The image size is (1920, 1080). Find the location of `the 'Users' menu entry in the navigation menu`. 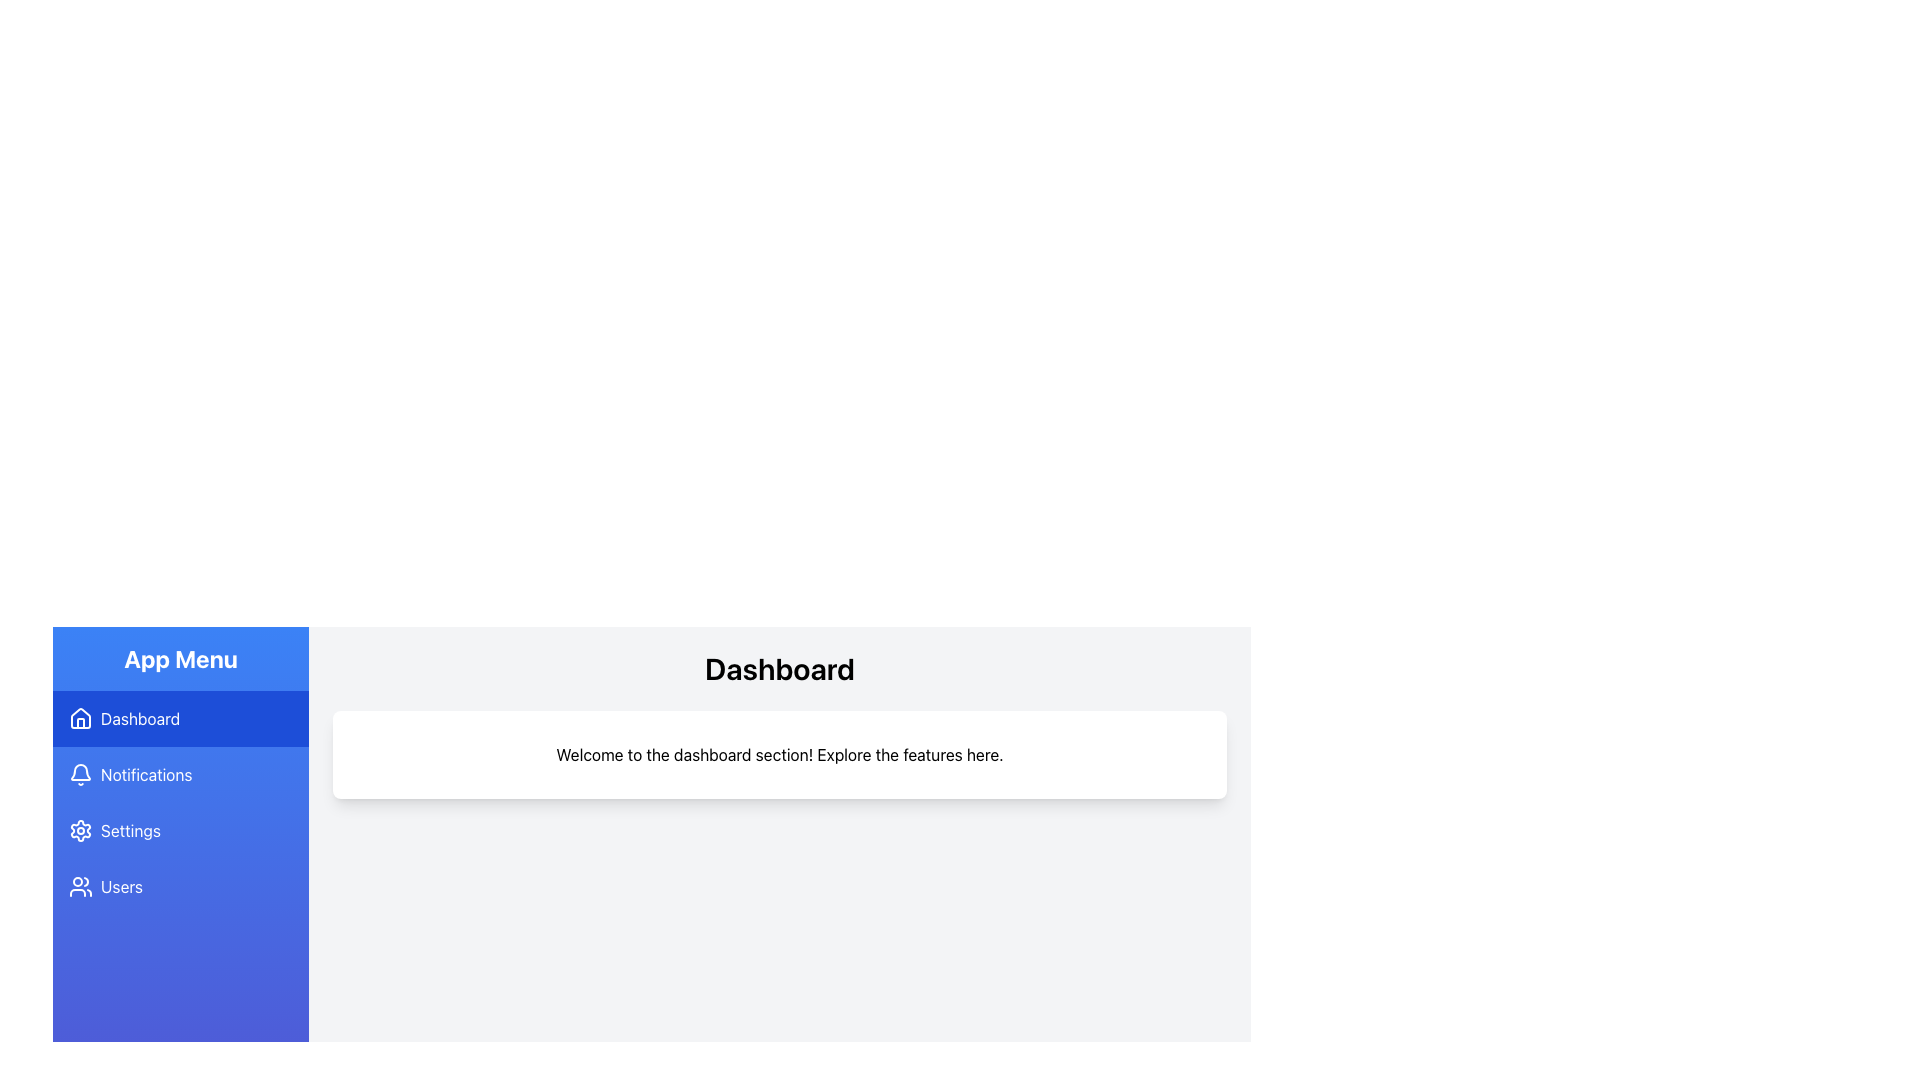

the 'Users' menu entry in the navigation menu is located at coordinates (181, 886).